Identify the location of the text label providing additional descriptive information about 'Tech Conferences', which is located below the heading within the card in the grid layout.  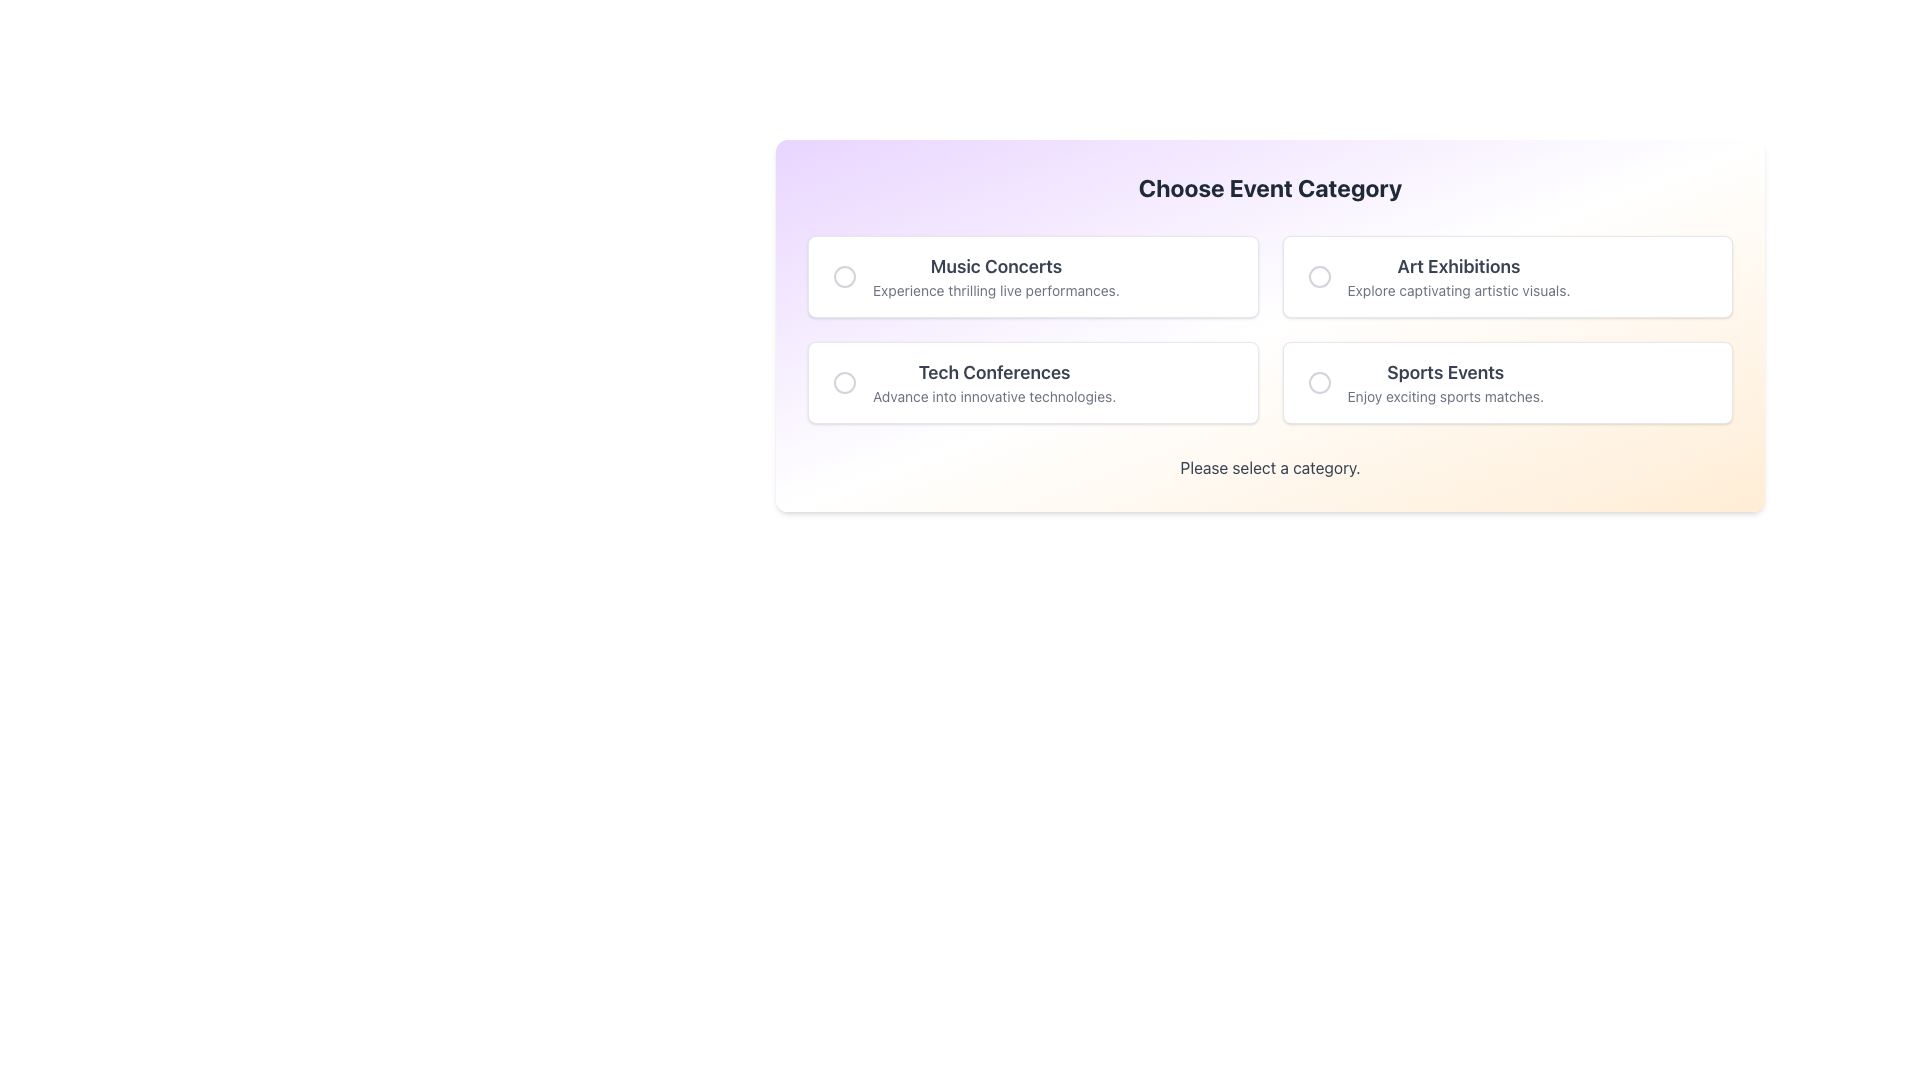
(994, 397).